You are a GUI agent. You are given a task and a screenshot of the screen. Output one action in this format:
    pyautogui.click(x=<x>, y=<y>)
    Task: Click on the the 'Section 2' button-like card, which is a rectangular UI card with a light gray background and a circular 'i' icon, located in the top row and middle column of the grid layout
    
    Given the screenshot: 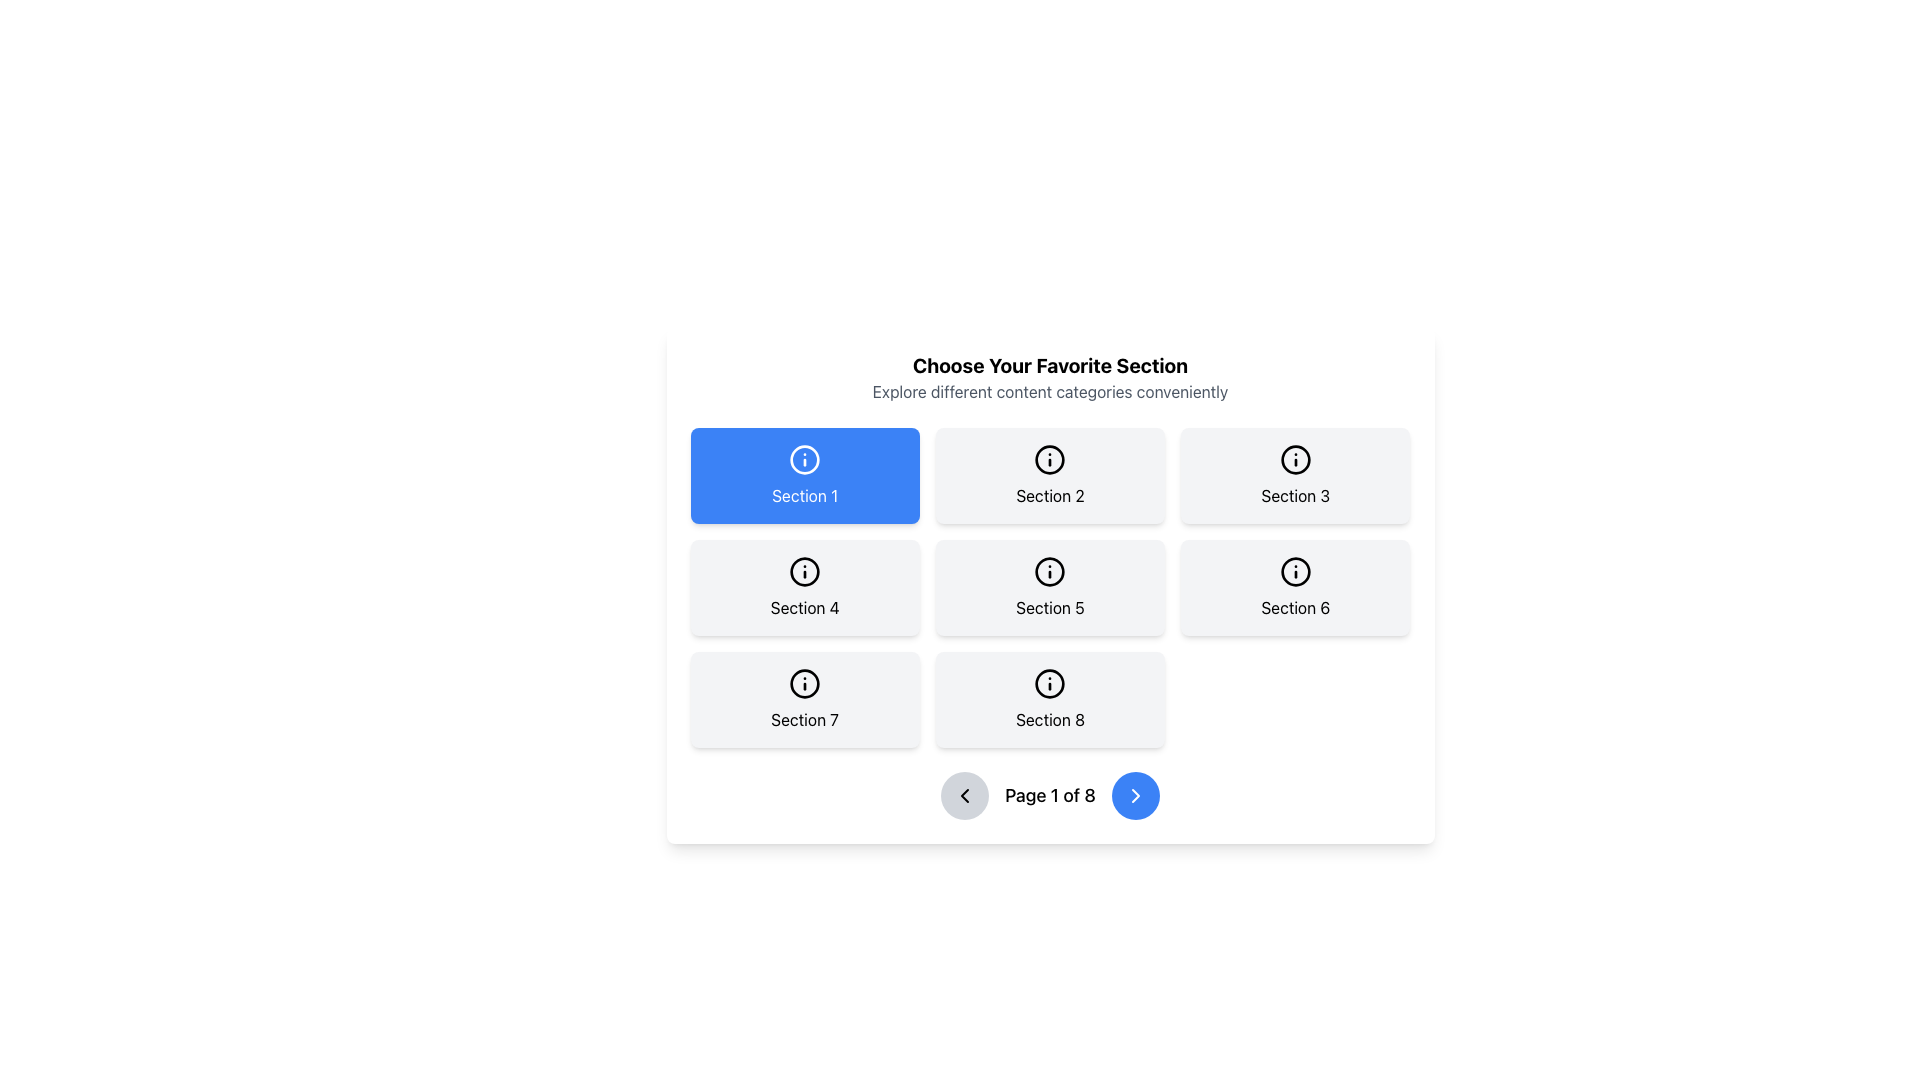 What is the action you would take?
    pyautogui.click(x=1049, y=475)
    